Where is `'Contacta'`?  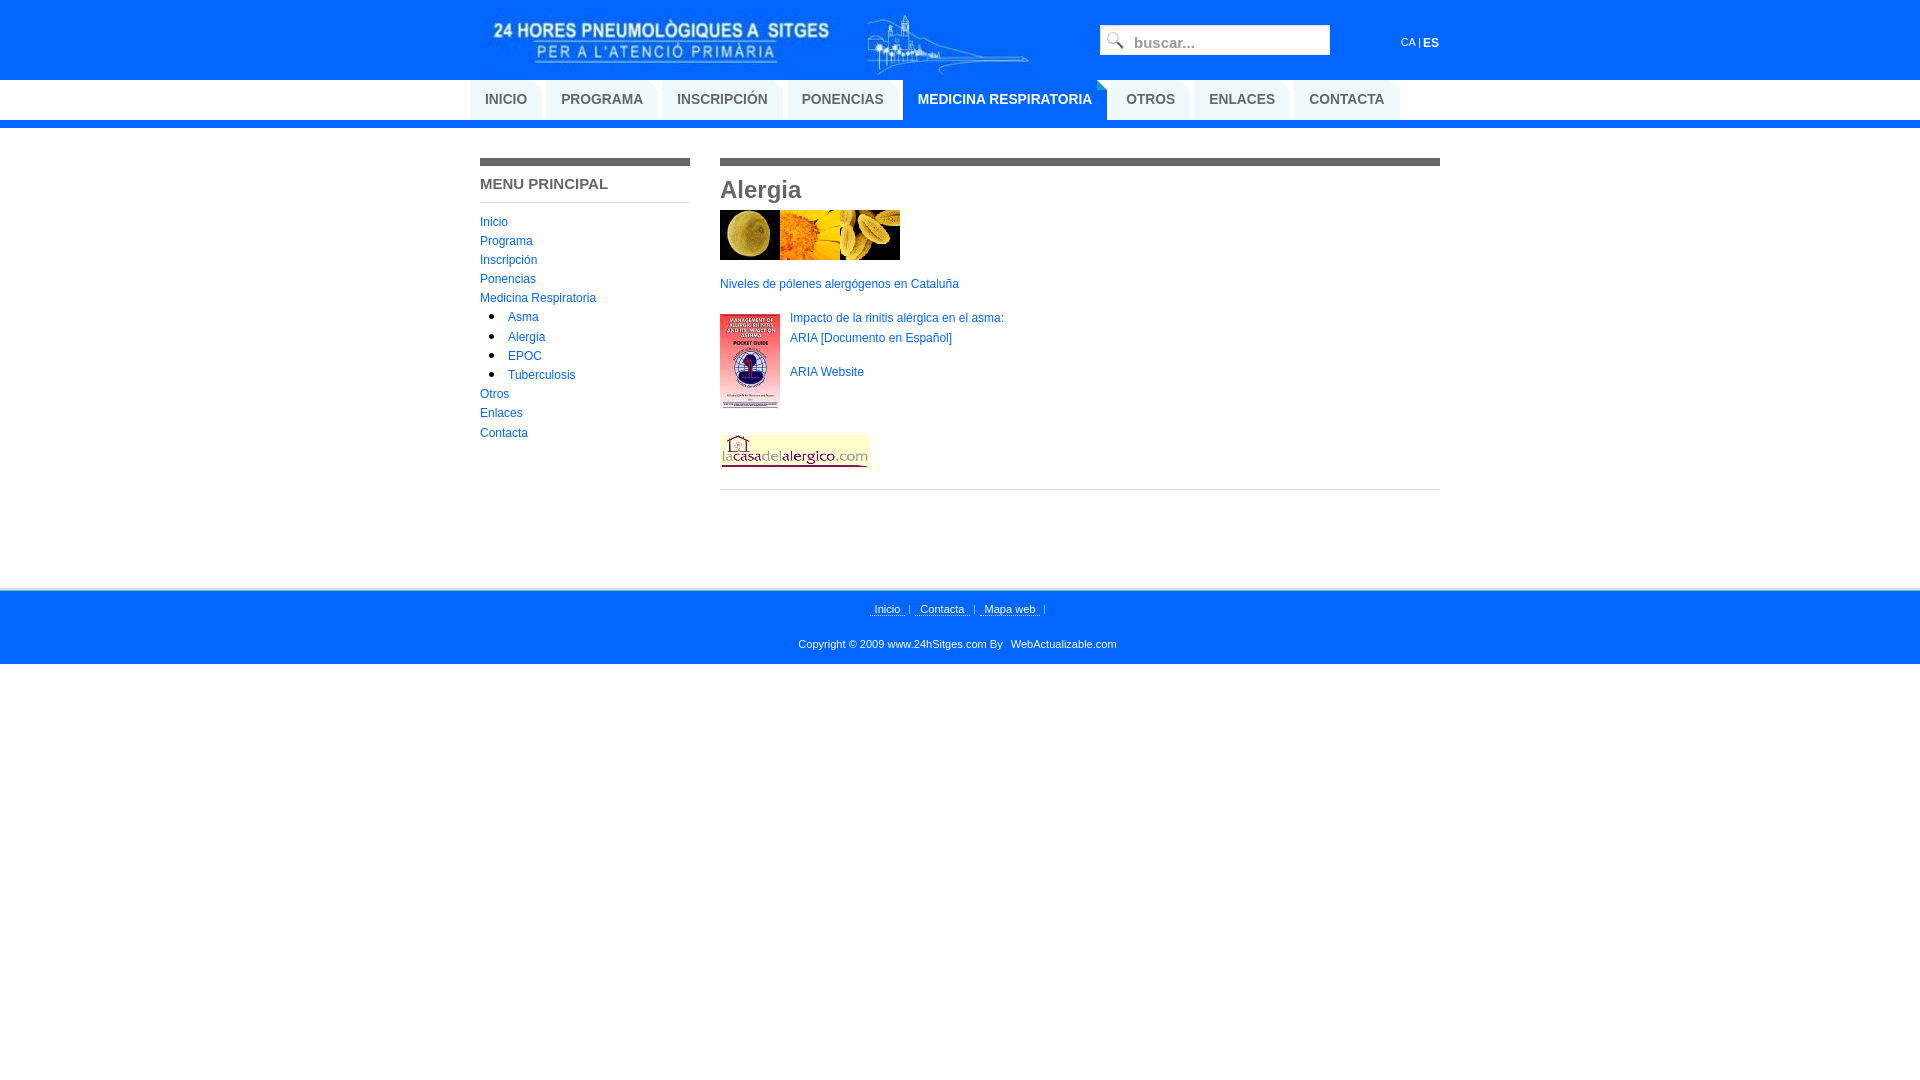 'Contacta' is located at coordinates (504, 431).